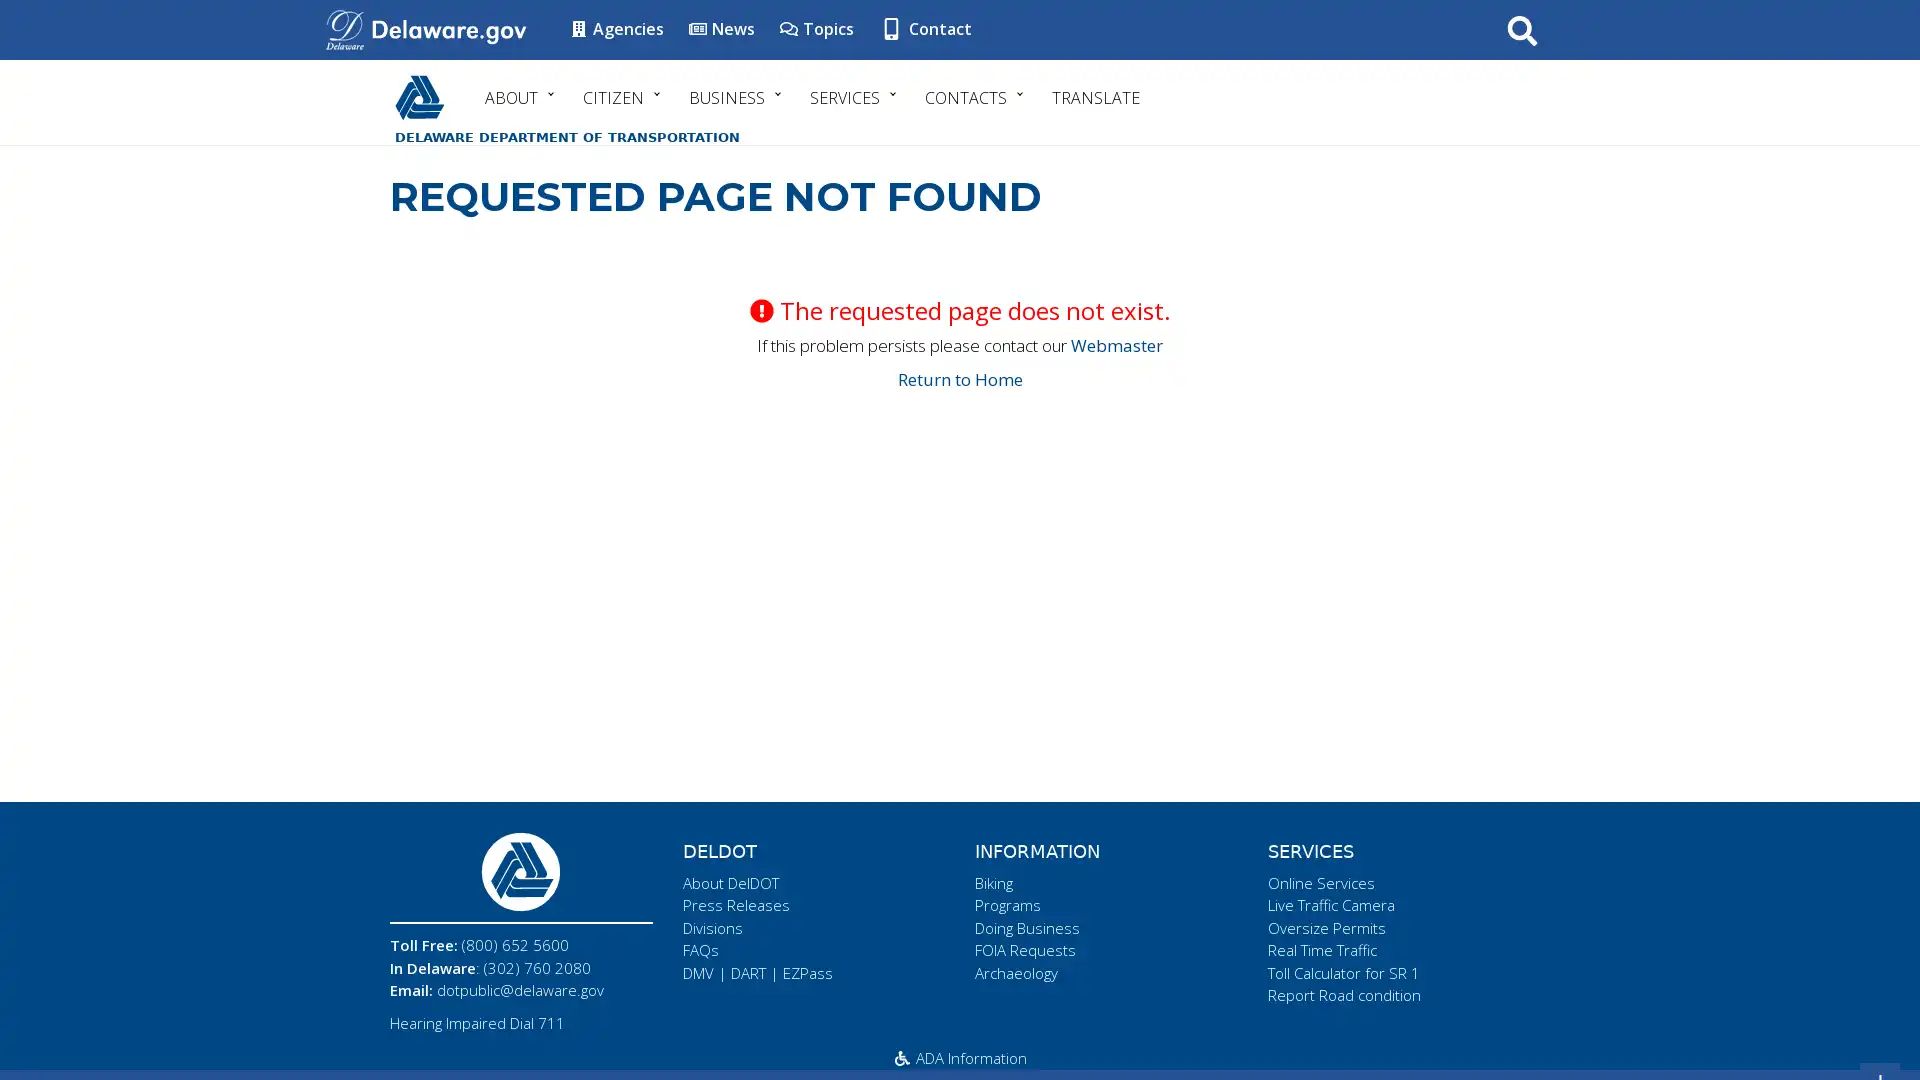 The height and width of the screenshot is (1080, 1920). Describe the element at coordinates (1521, 29) in the screenshot. I see `Search` at that location.